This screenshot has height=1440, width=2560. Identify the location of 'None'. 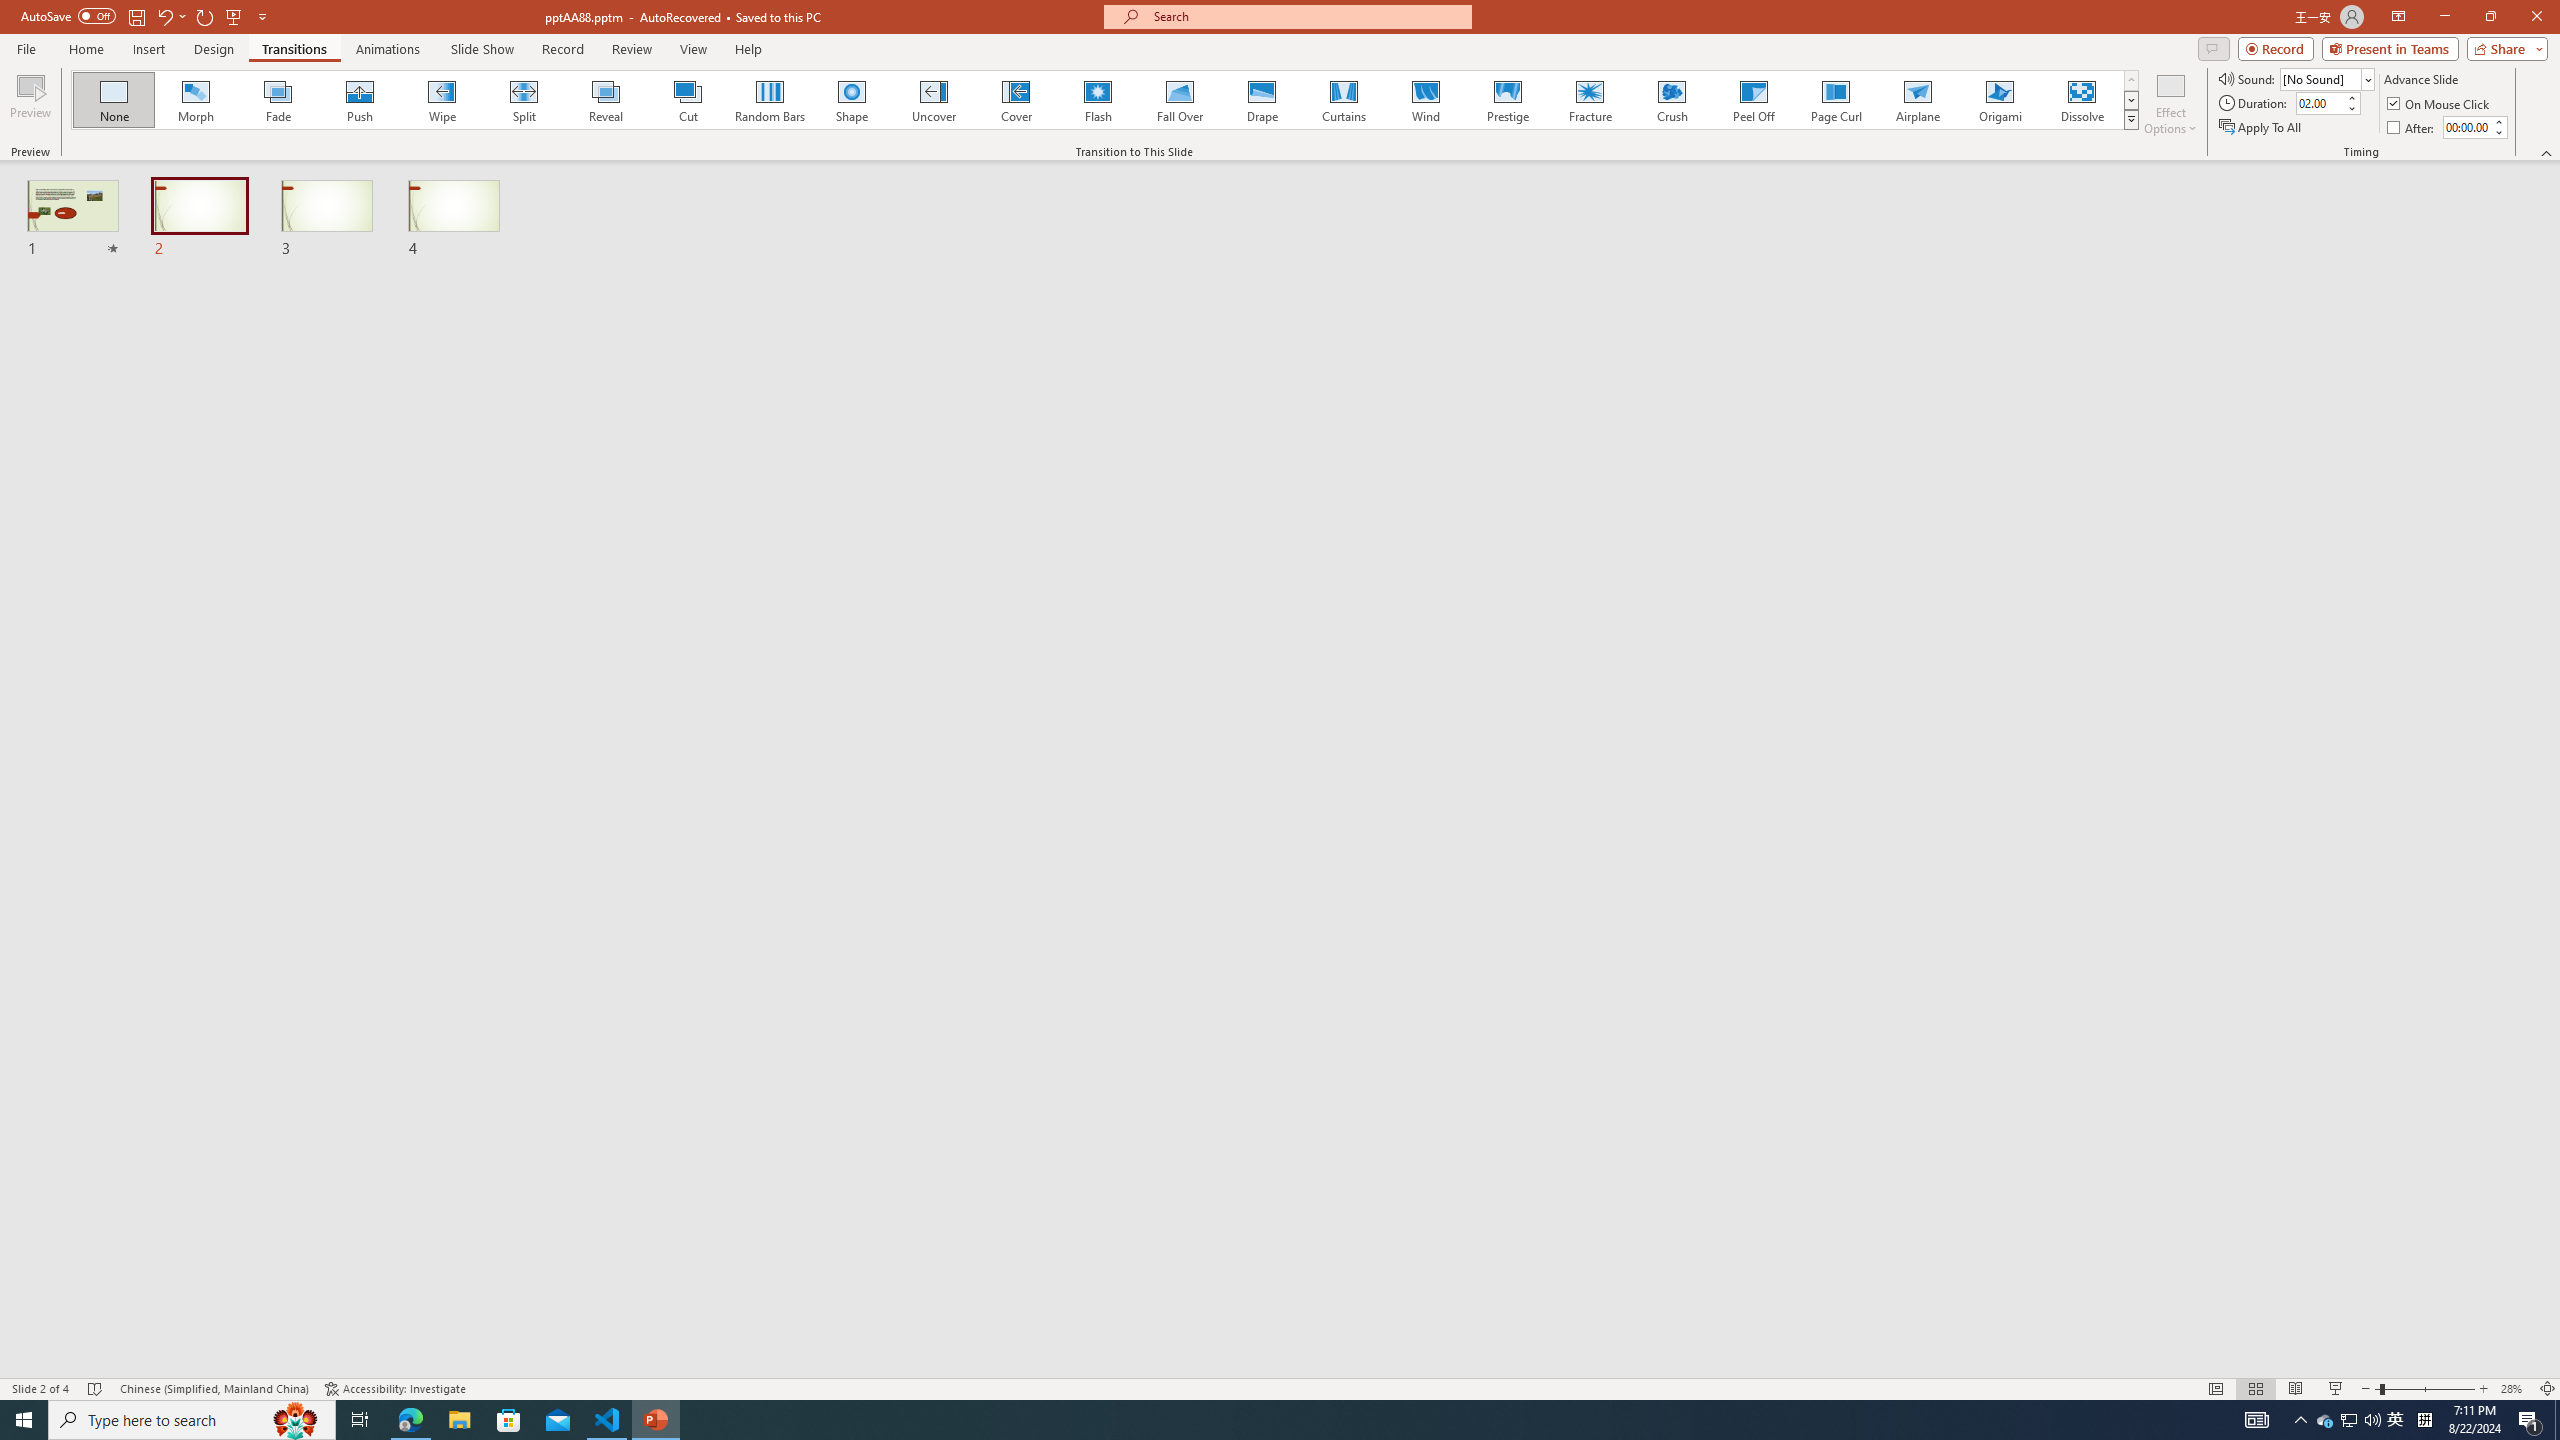
(114, 99).